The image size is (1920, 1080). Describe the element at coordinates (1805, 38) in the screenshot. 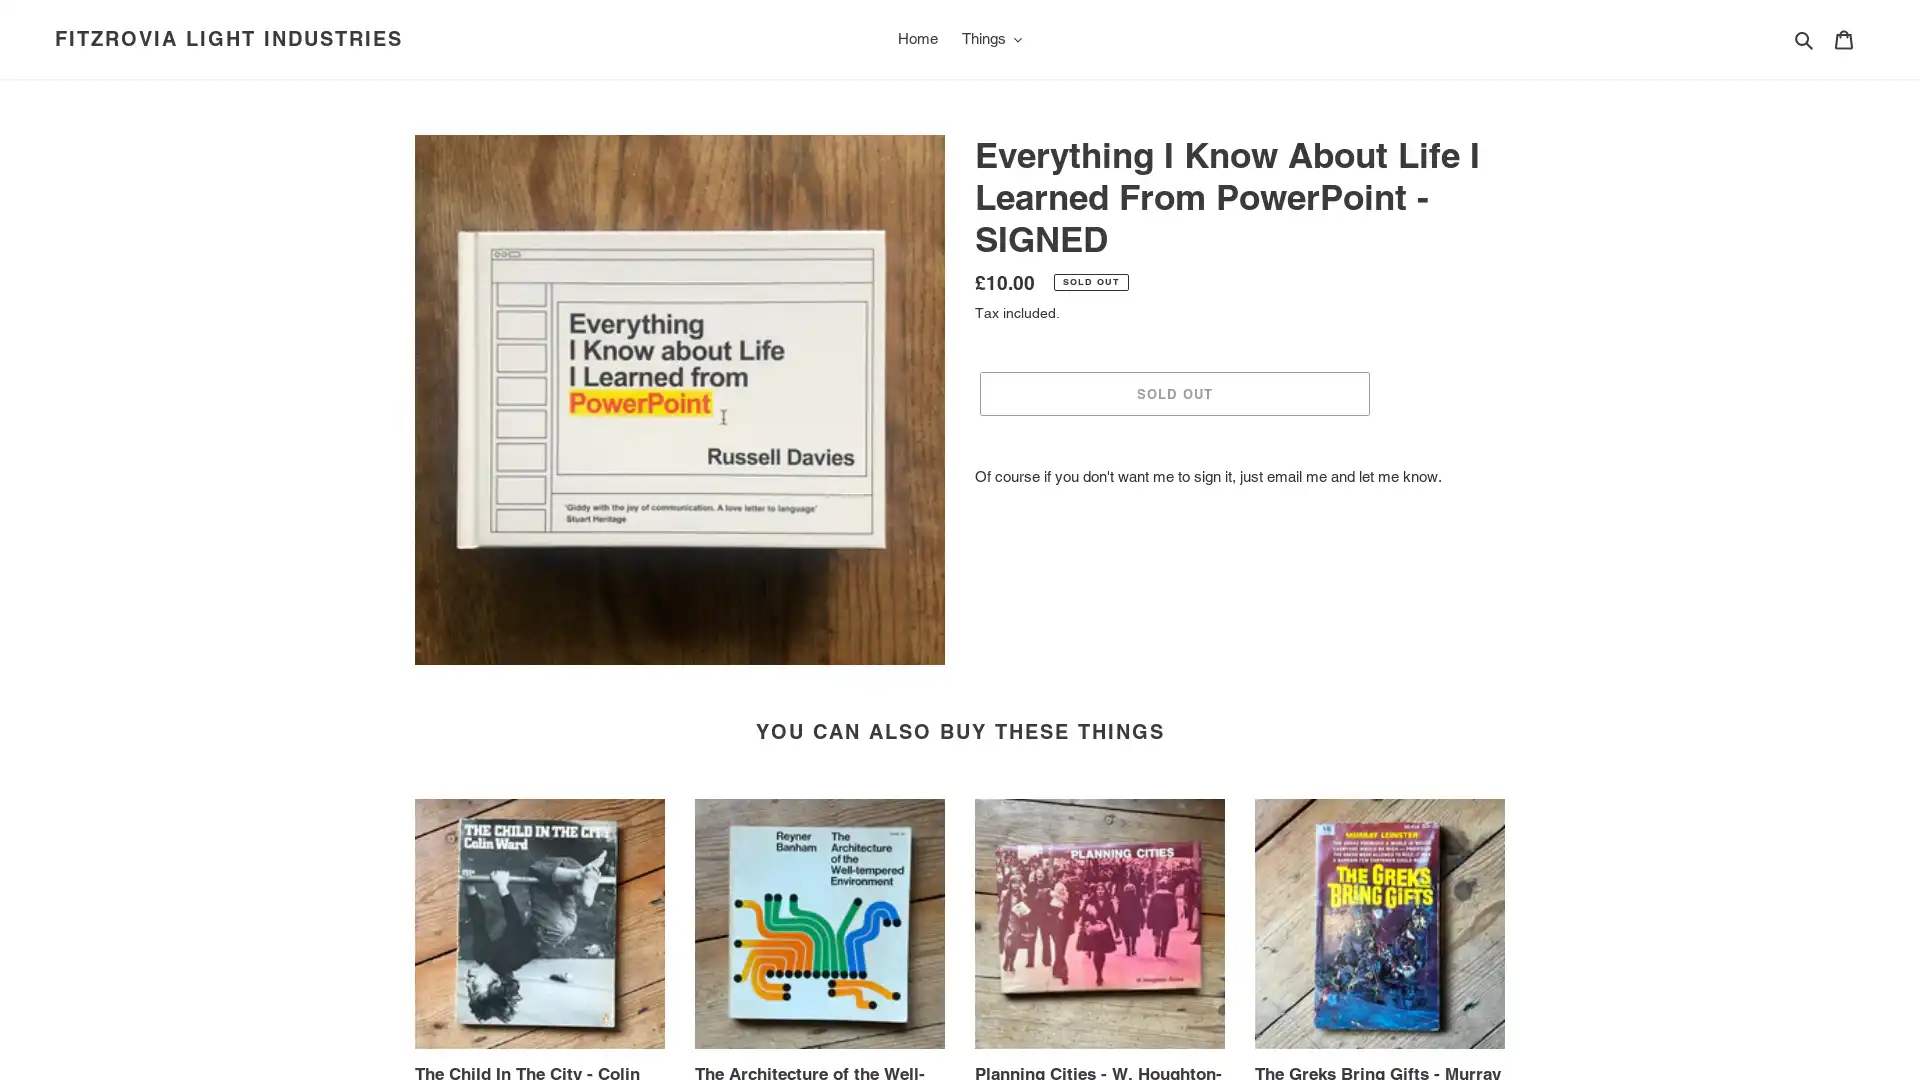

I see `Search` at that location.